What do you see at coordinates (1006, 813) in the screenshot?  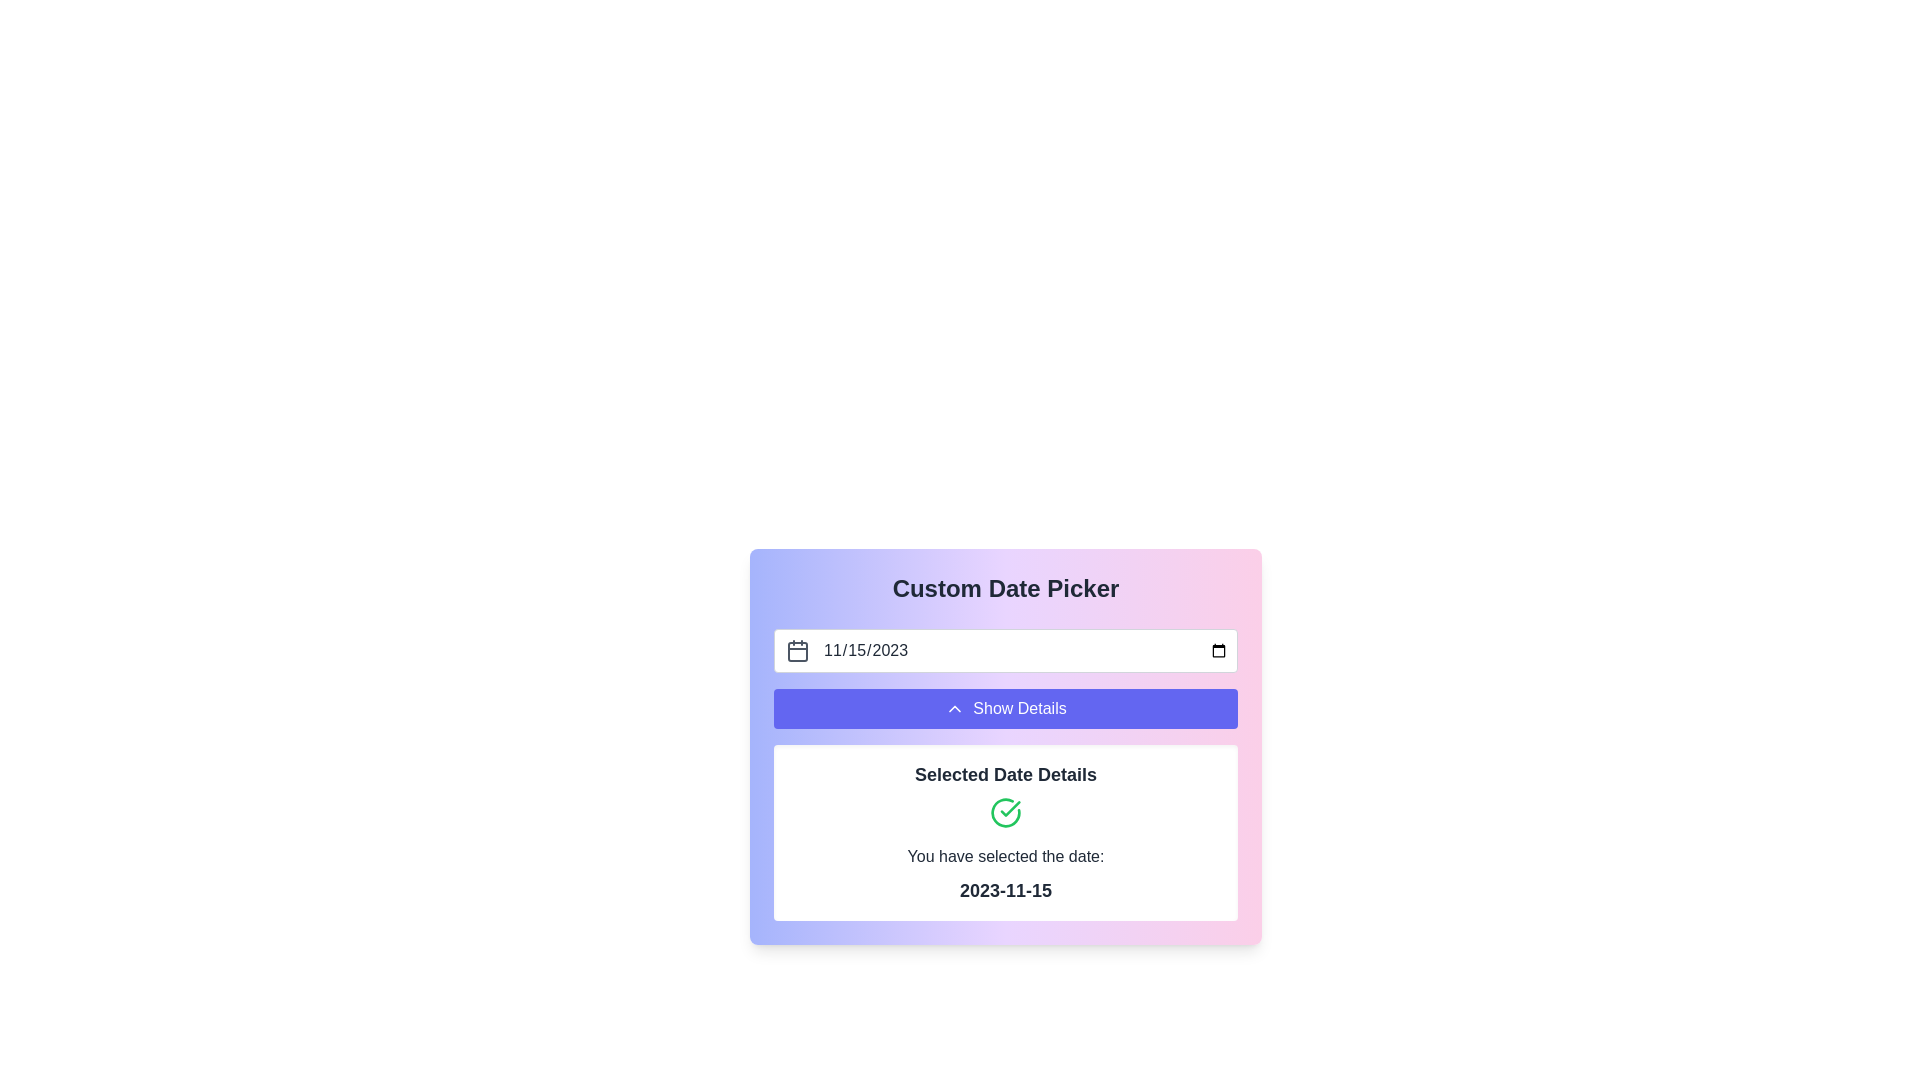 I see `the success indicator icon confirming the user's selection of the date, located under the 'Selected Date Details' heading and above the text 'You have selected the date: 2023-11-15'` at bounding box center [1006, 813].